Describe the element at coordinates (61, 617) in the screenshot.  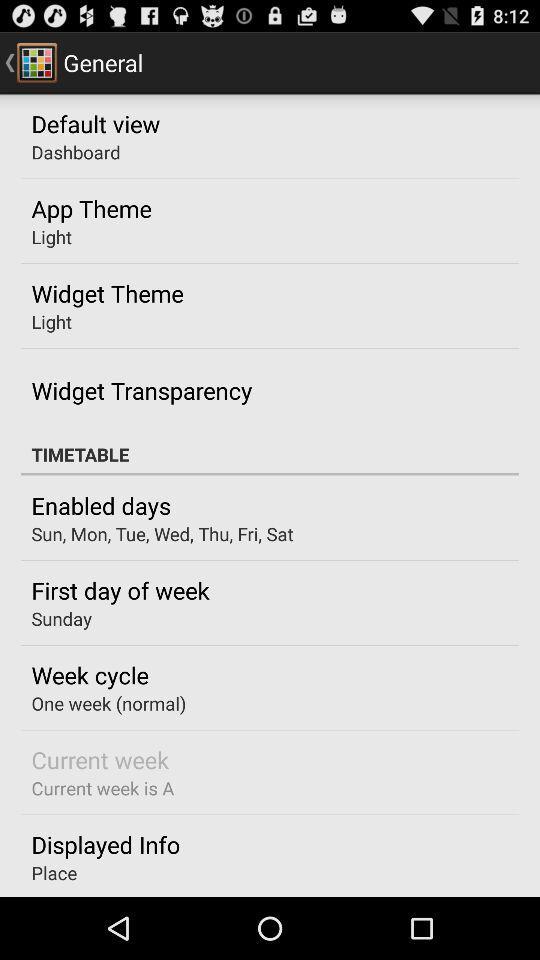
I see `sunday item` at that location.